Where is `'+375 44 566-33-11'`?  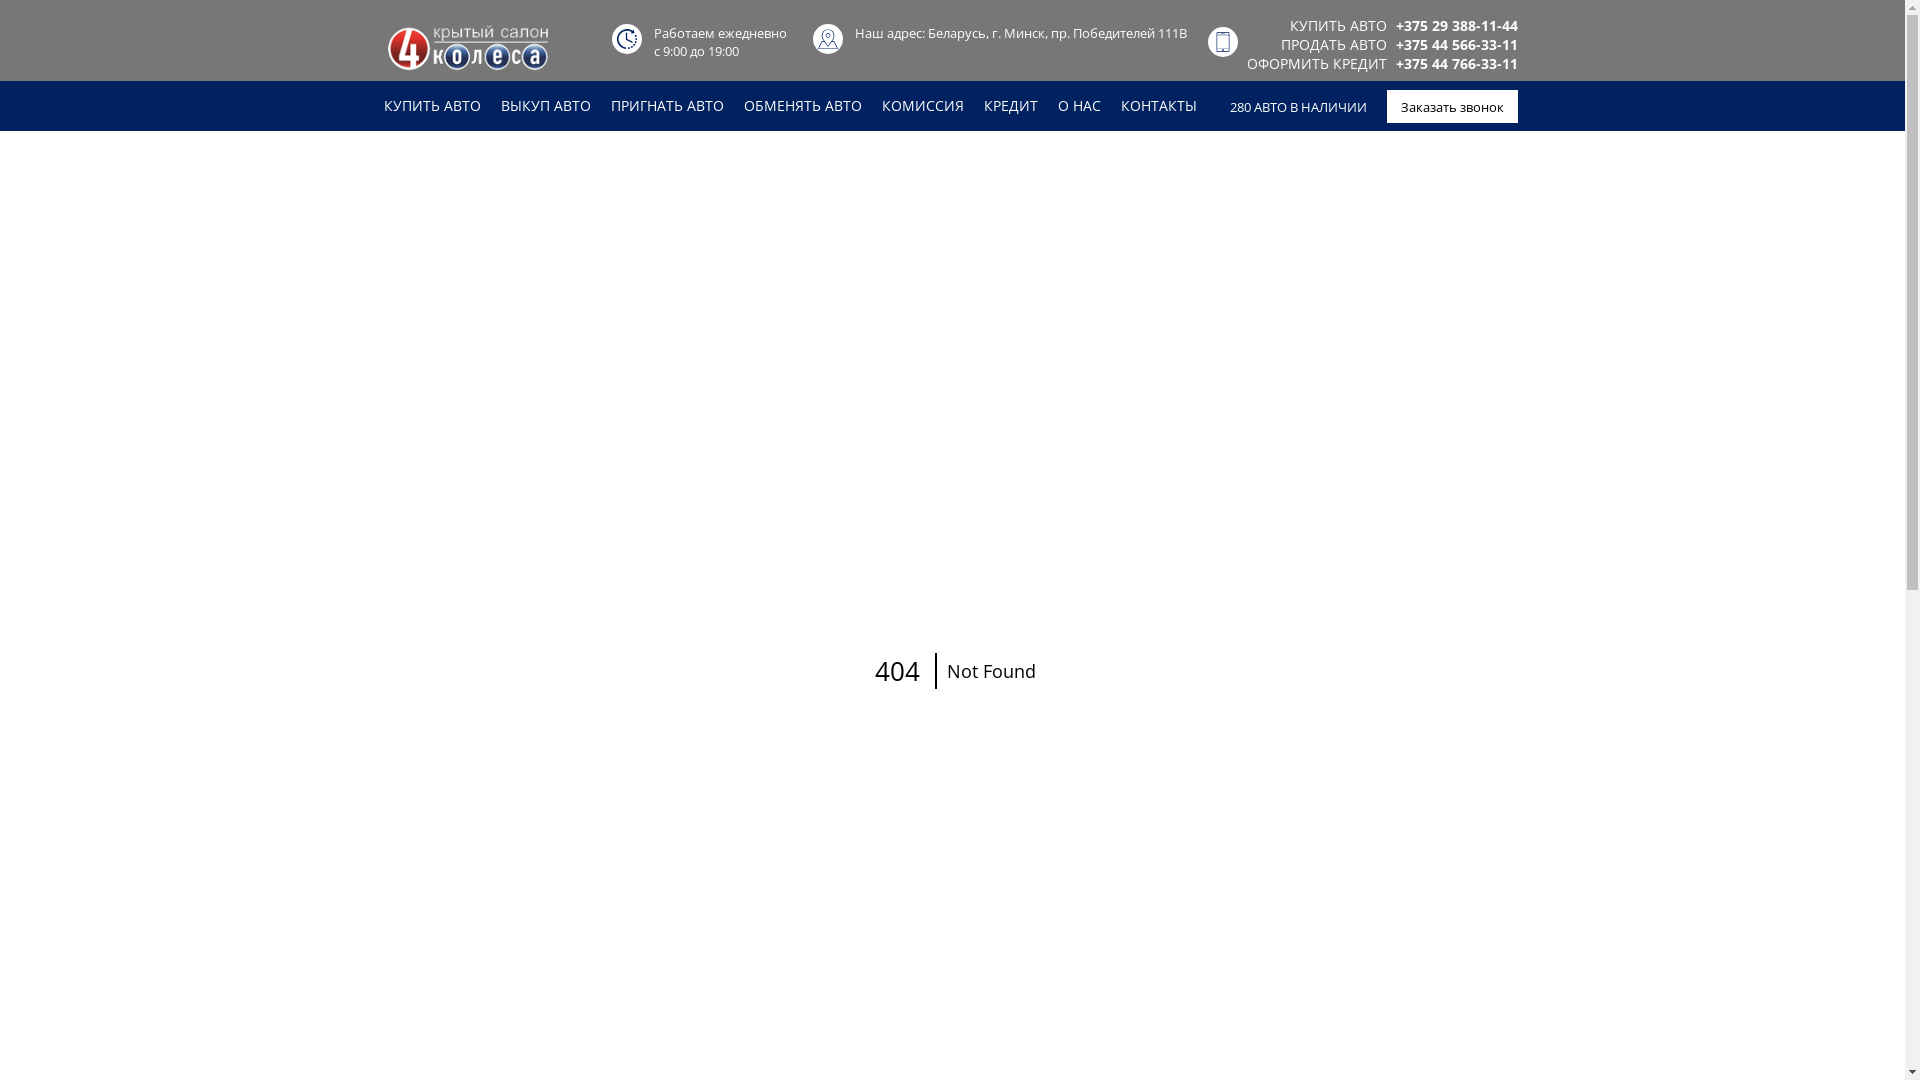
'+375 44 566-33-11' is located at coordinates (1457, 44).